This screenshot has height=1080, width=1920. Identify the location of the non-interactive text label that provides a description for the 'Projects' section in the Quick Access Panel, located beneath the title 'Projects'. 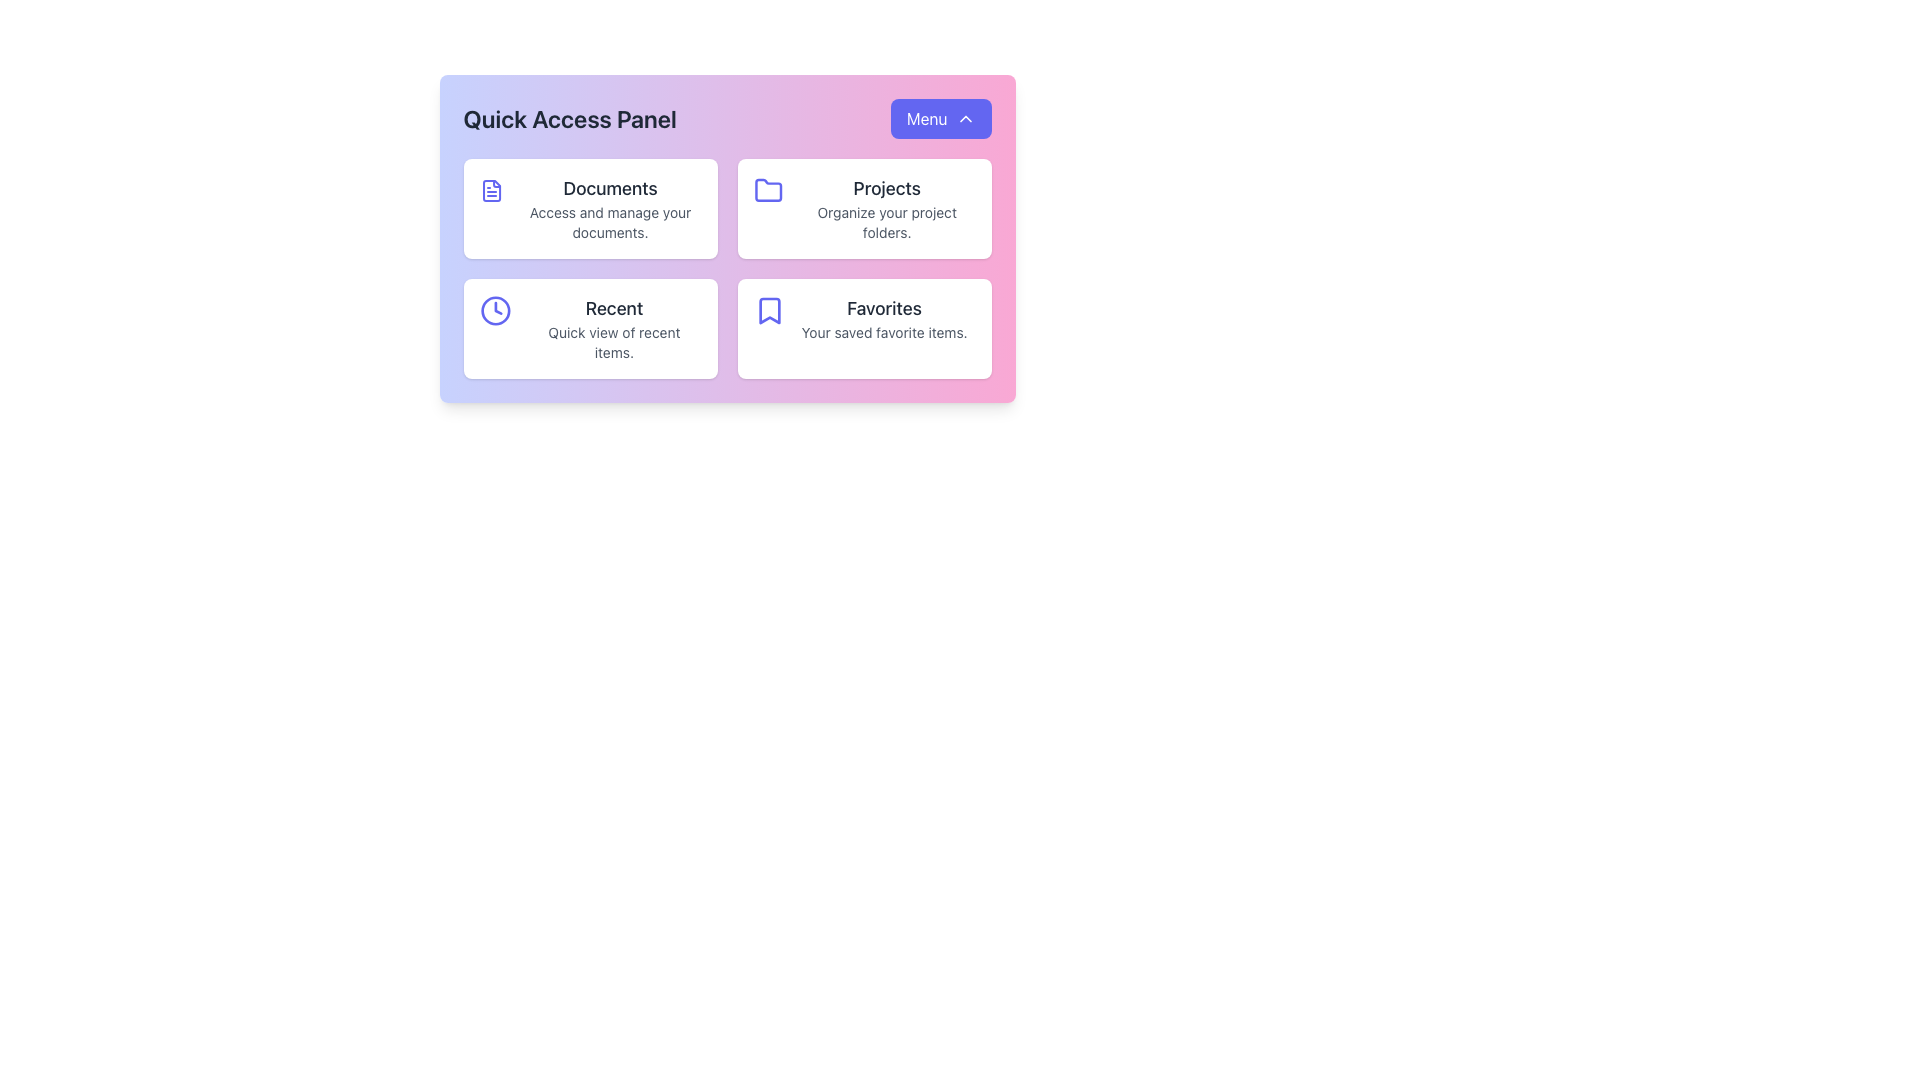
(886, 223).